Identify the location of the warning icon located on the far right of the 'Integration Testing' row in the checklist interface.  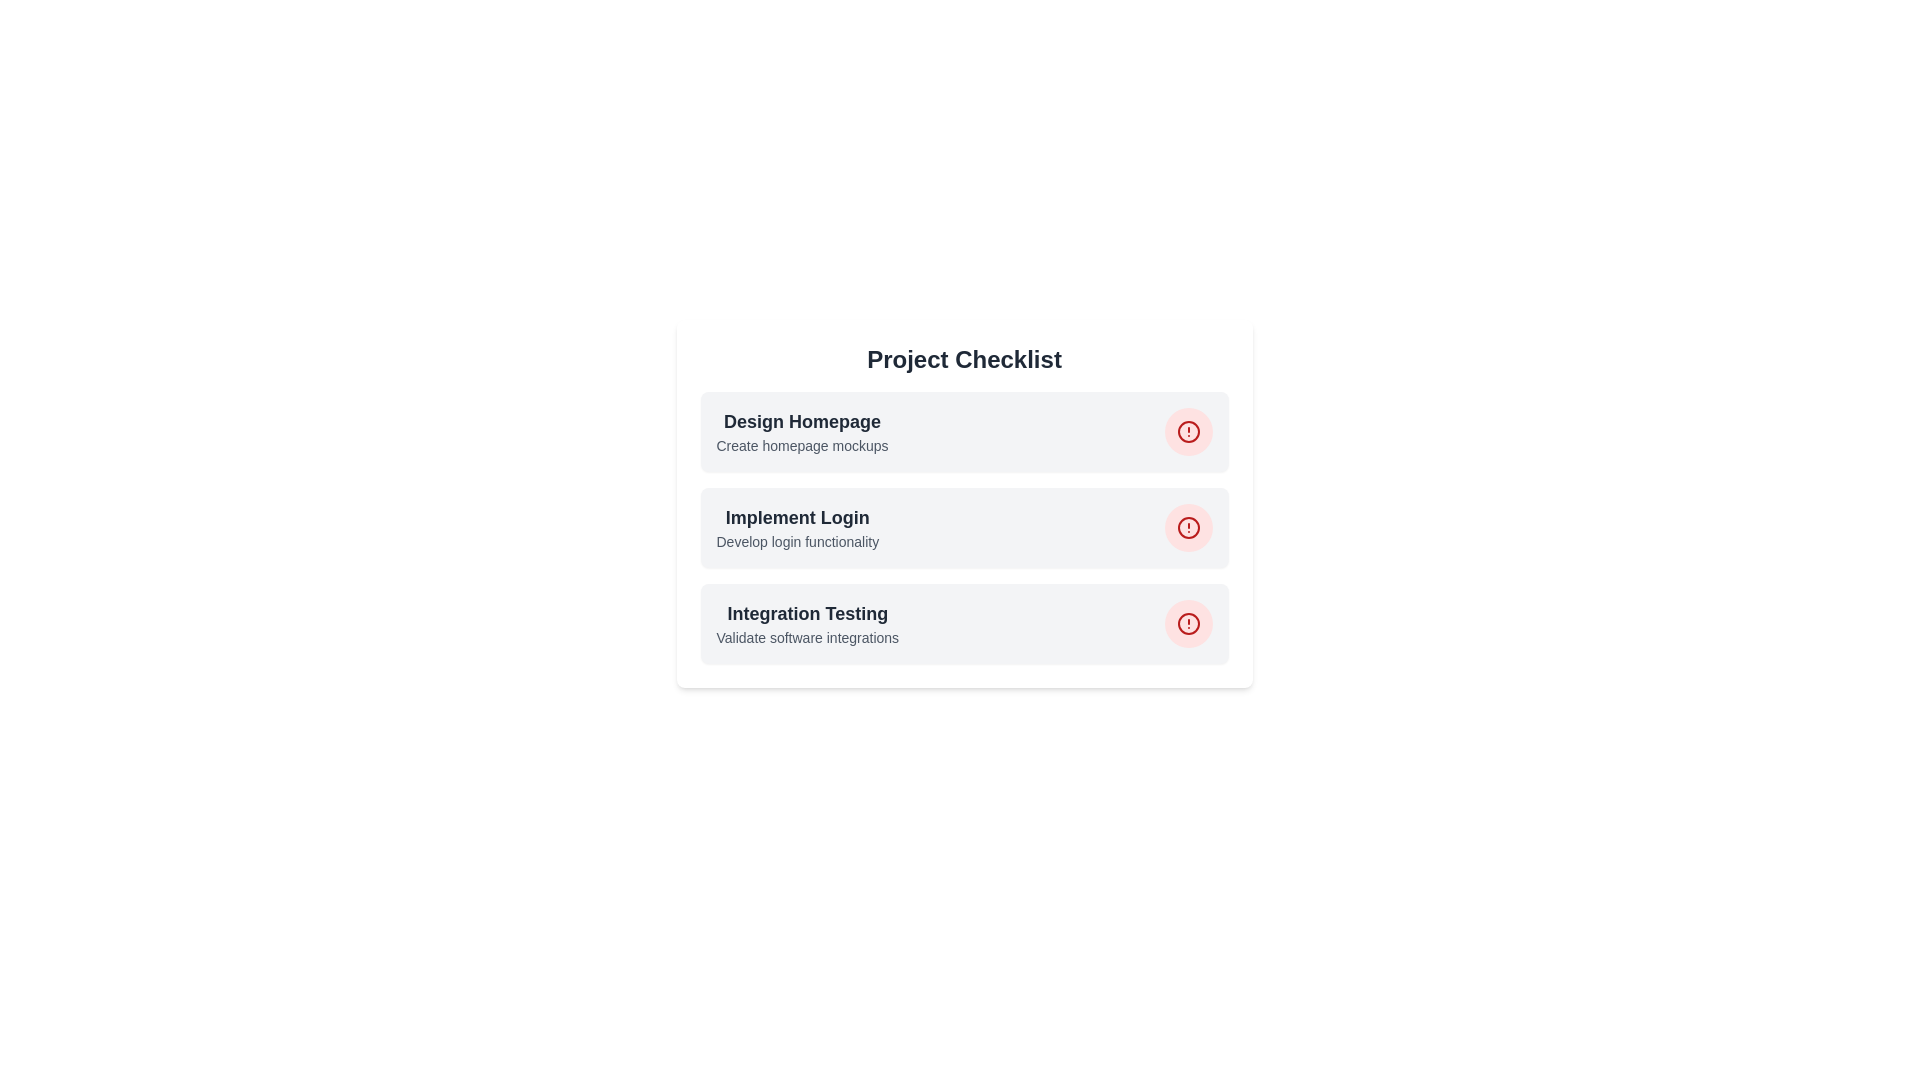
(1188, 623).